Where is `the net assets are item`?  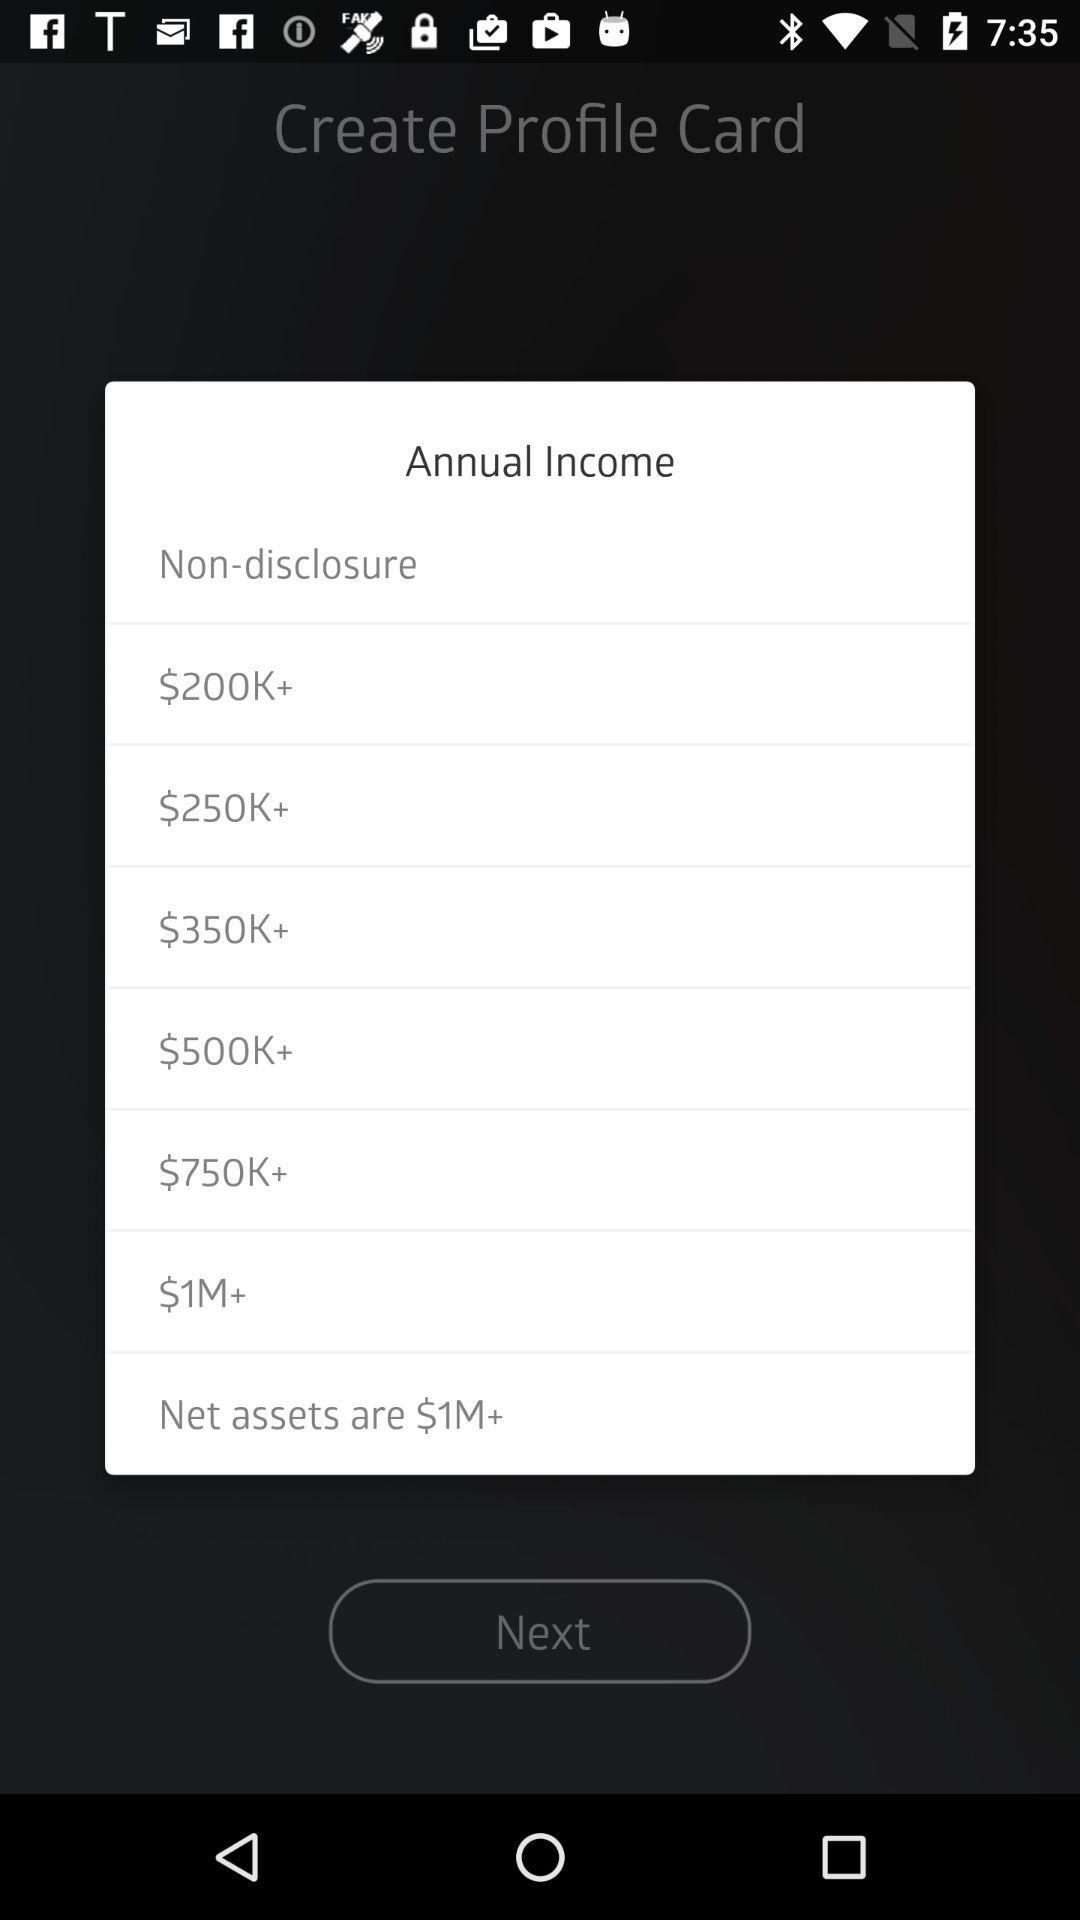
the net assets are item is located at coordinates (540, 1411).